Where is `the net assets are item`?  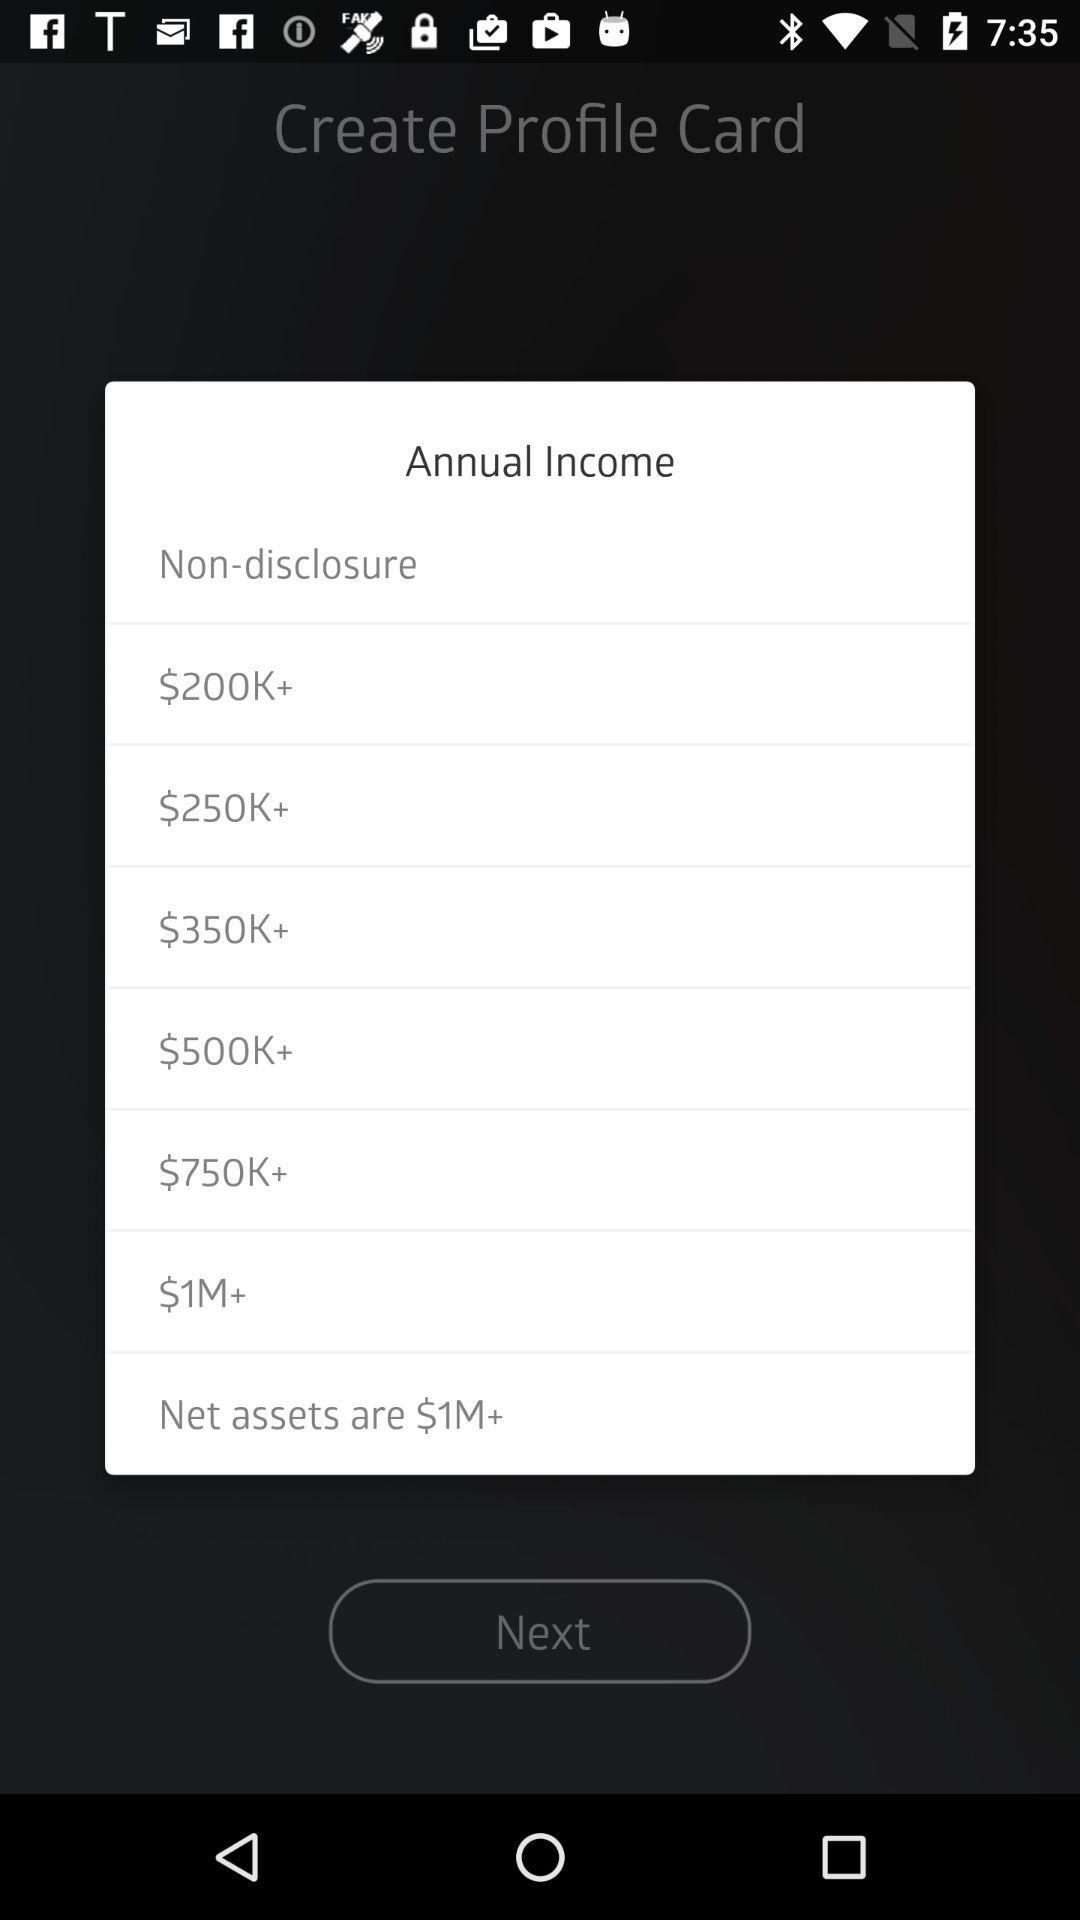
the net assets are item is located at coordinates (540, 1411).